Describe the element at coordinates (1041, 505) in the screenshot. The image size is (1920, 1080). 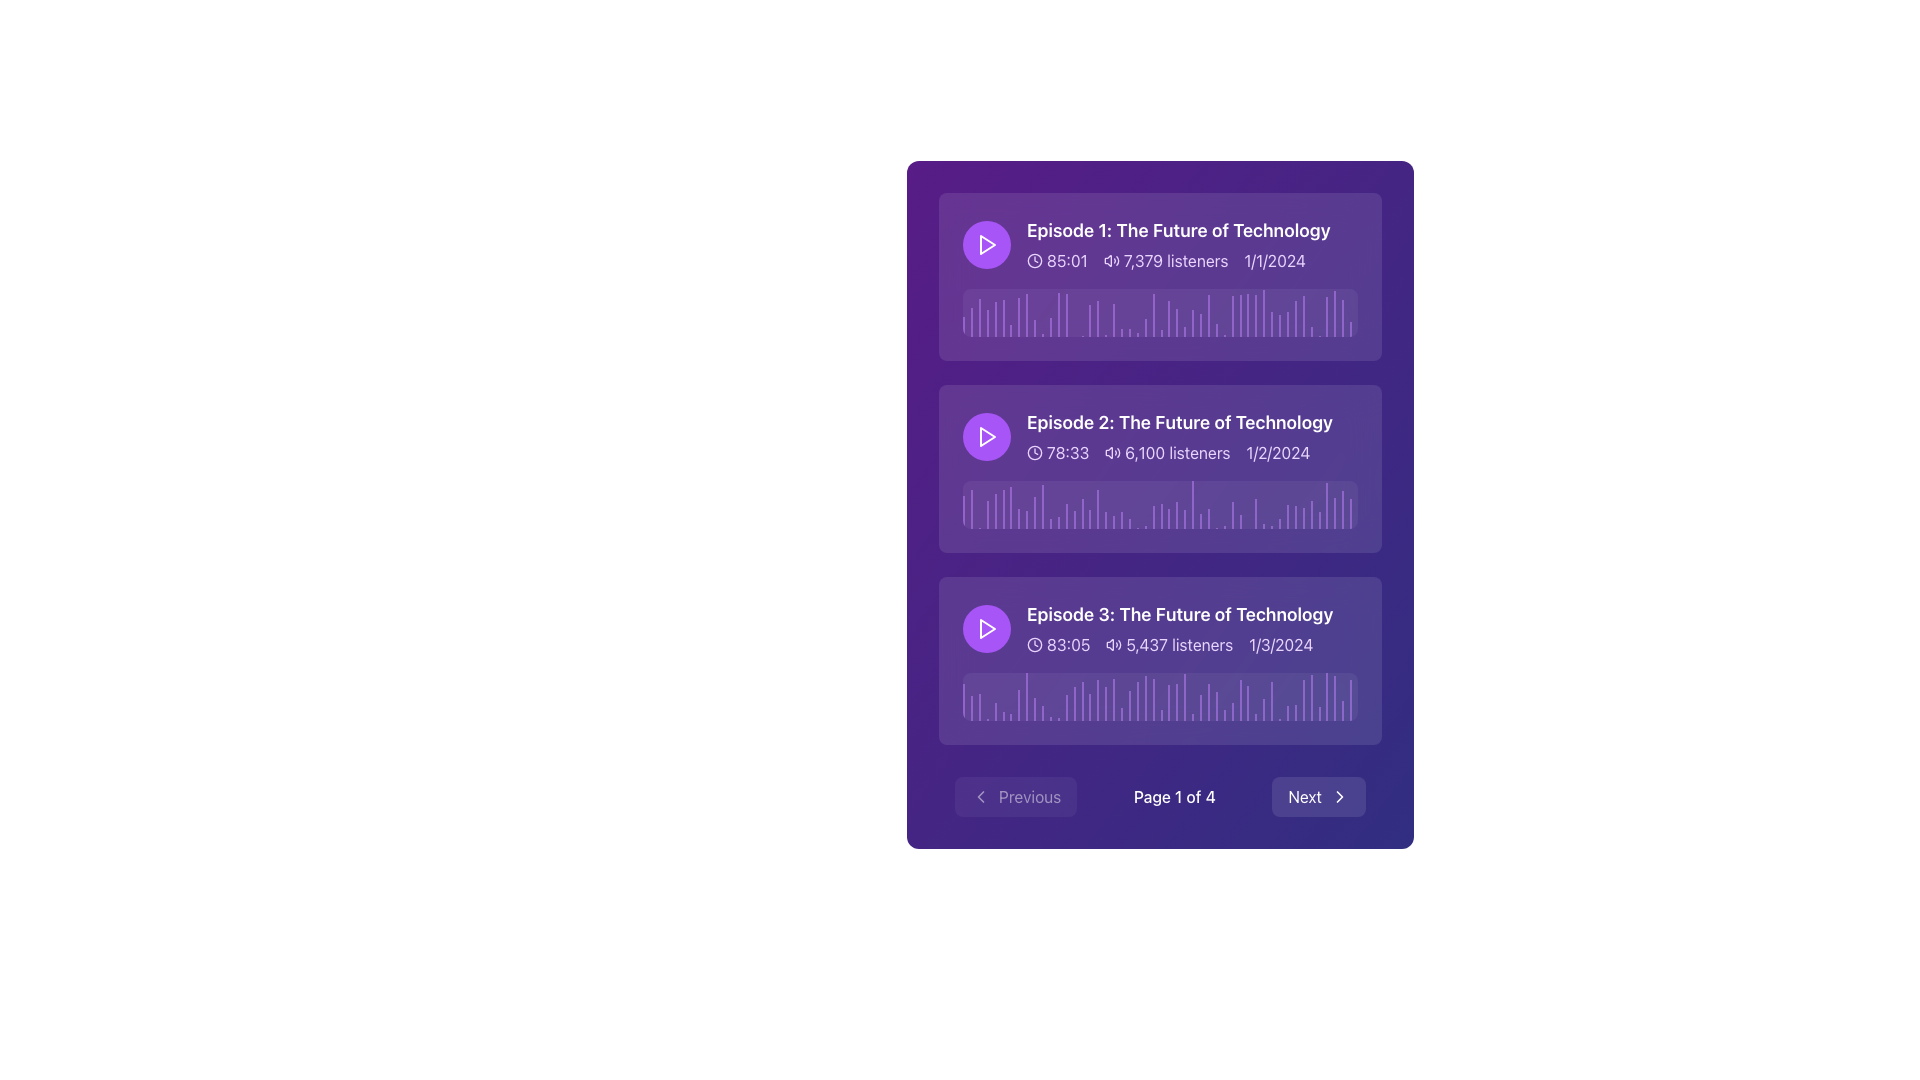
I see `the Progress indicator, which is part of the horizontal waveform bar for 'Episode 2: The Future of Technology', positioned approximately 20% from the left side of the waveform area` at that location.